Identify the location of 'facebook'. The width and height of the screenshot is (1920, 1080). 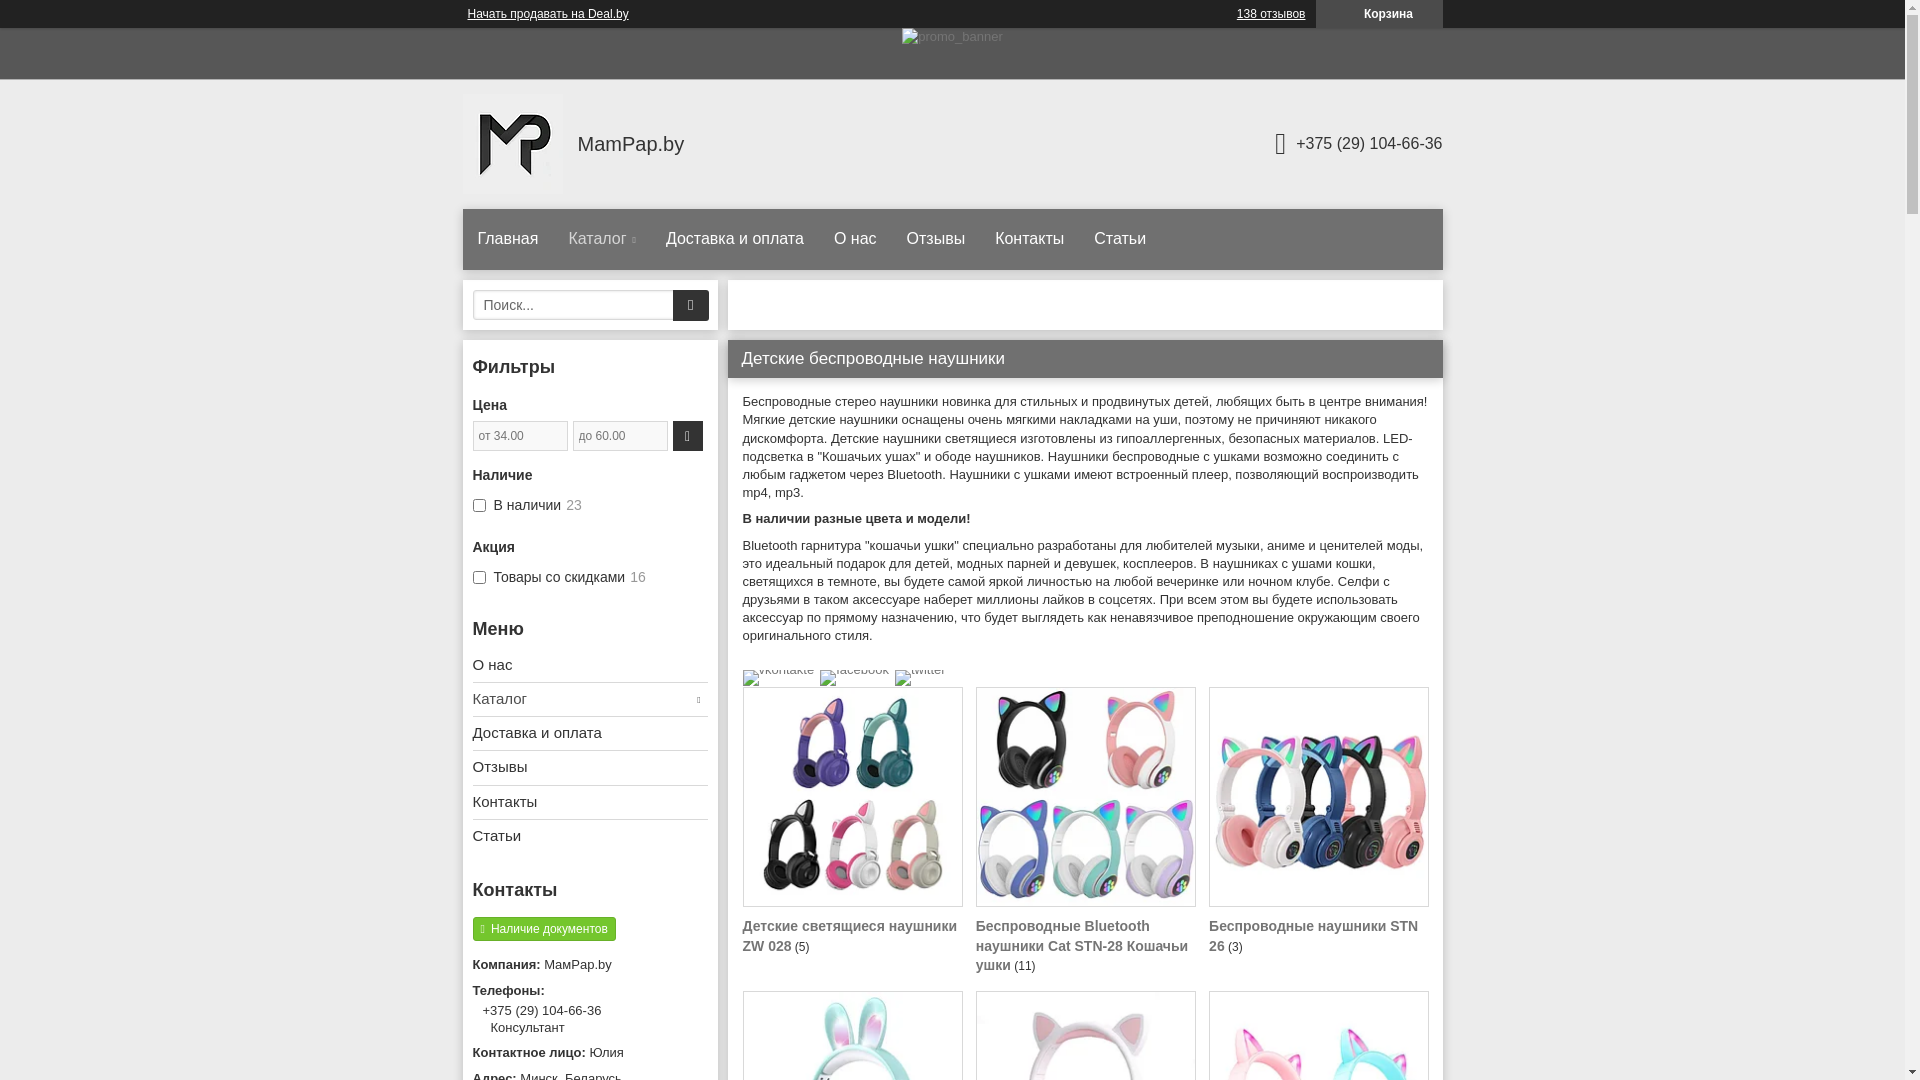
(820, 669).